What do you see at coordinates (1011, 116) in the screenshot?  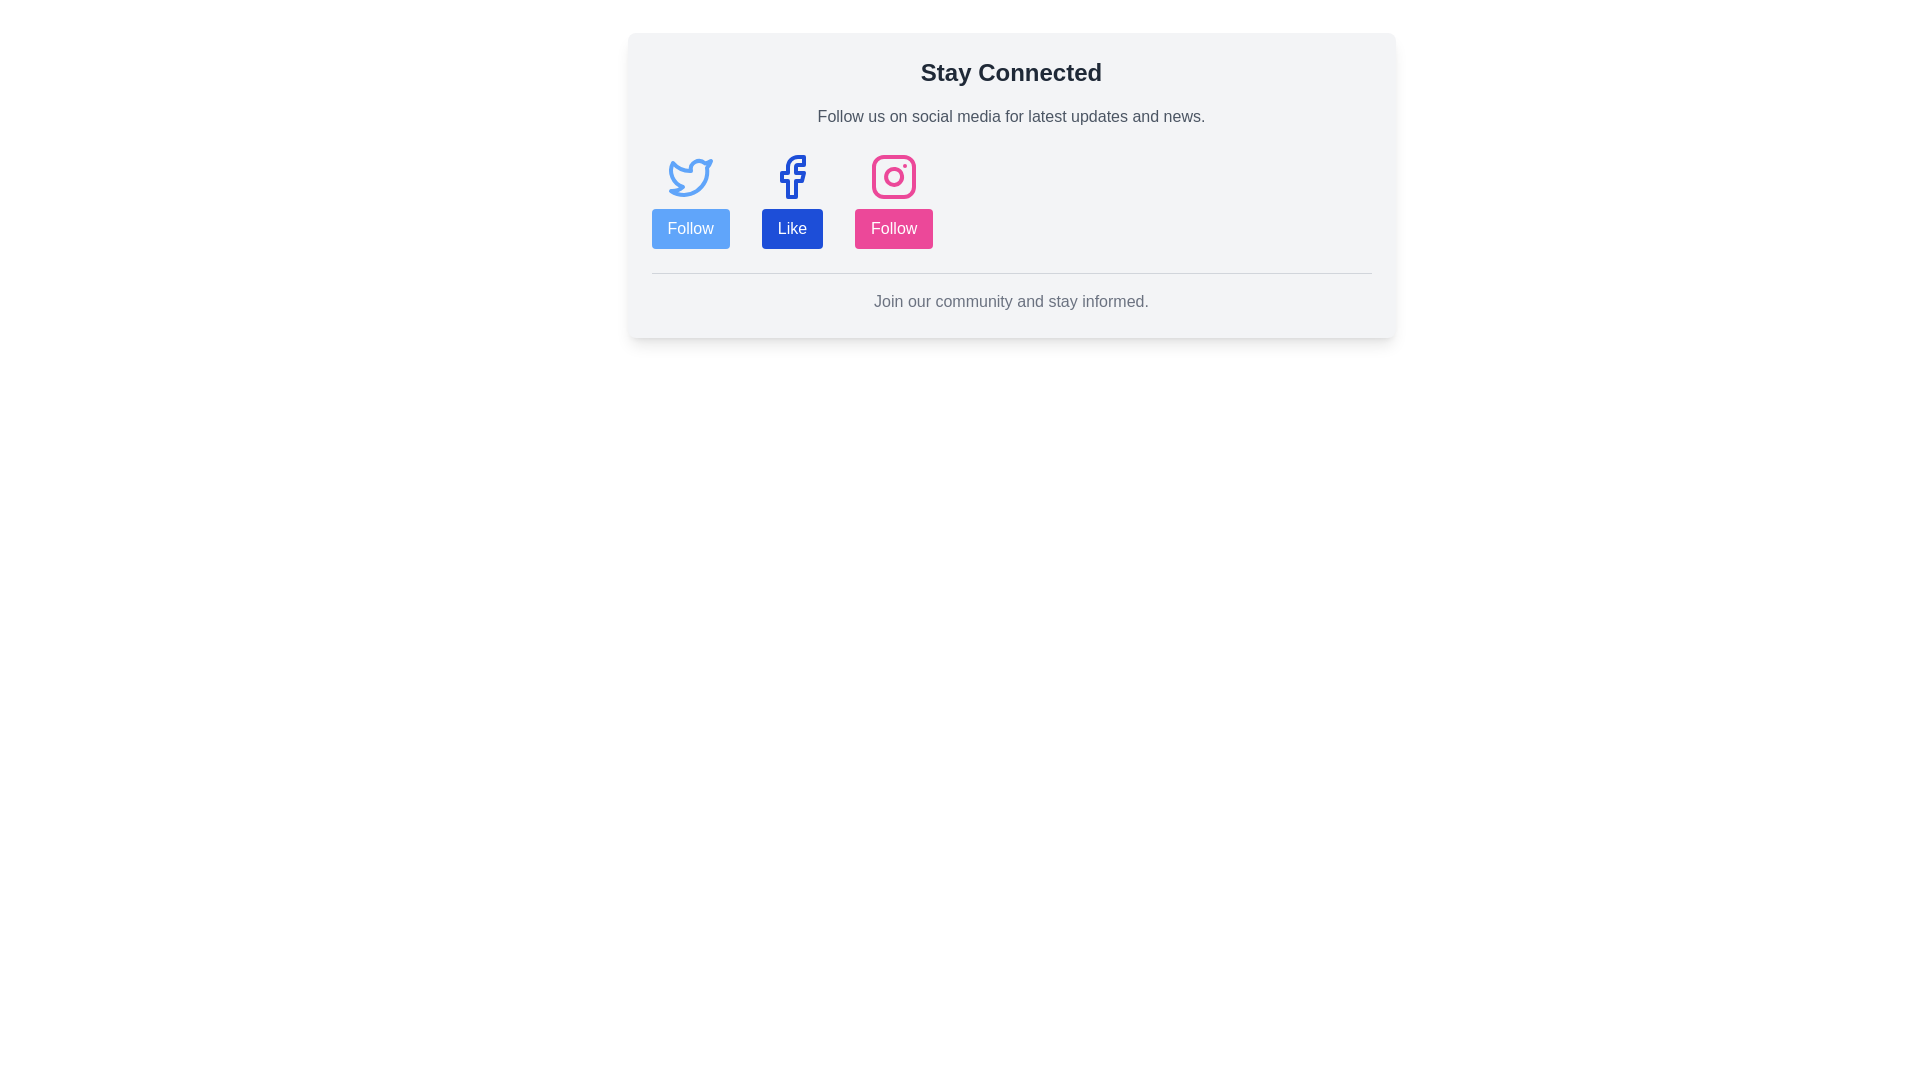 I see `the text element that provides contextual information about the social media section, which is centrally positioned in the card layout beneath the header 'Stay Connected'` at bounding box center [1011, 116].